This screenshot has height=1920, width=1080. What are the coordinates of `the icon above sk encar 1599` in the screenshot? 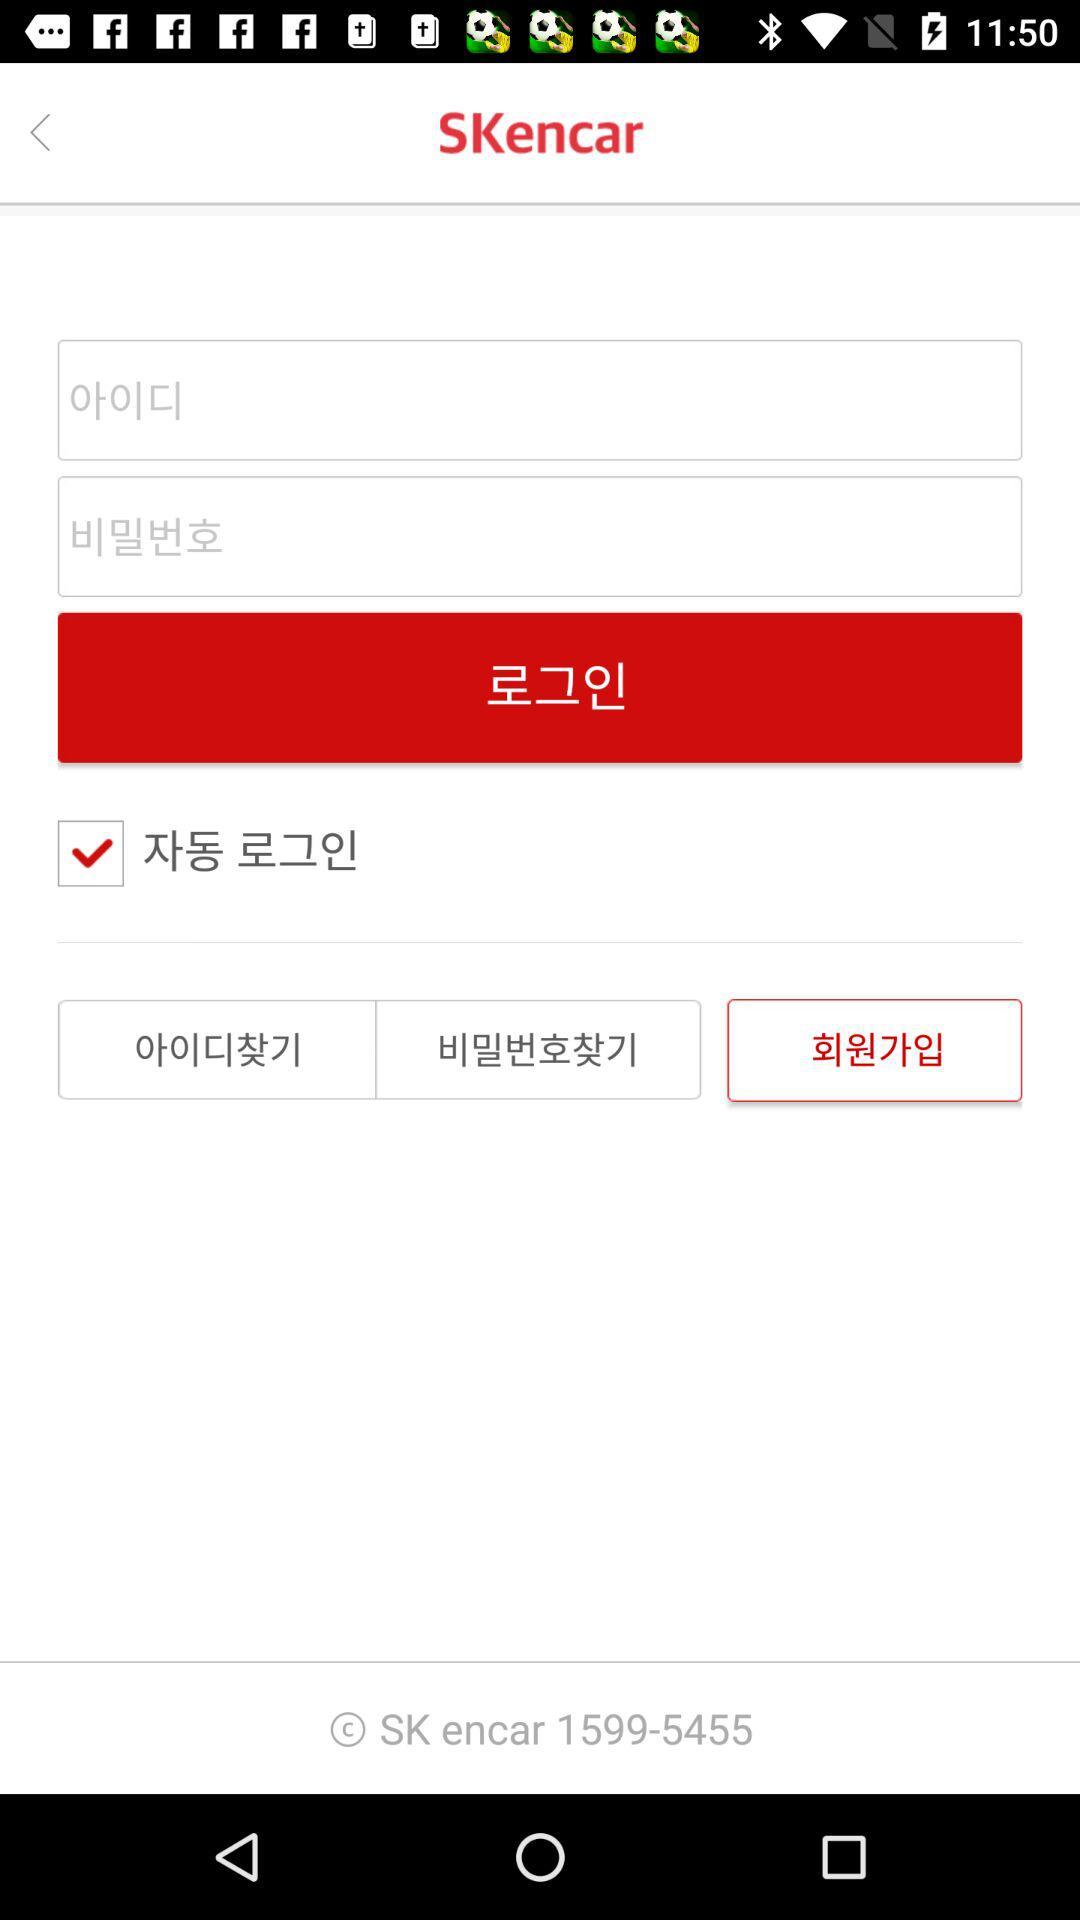 It's located at (873, 1049).